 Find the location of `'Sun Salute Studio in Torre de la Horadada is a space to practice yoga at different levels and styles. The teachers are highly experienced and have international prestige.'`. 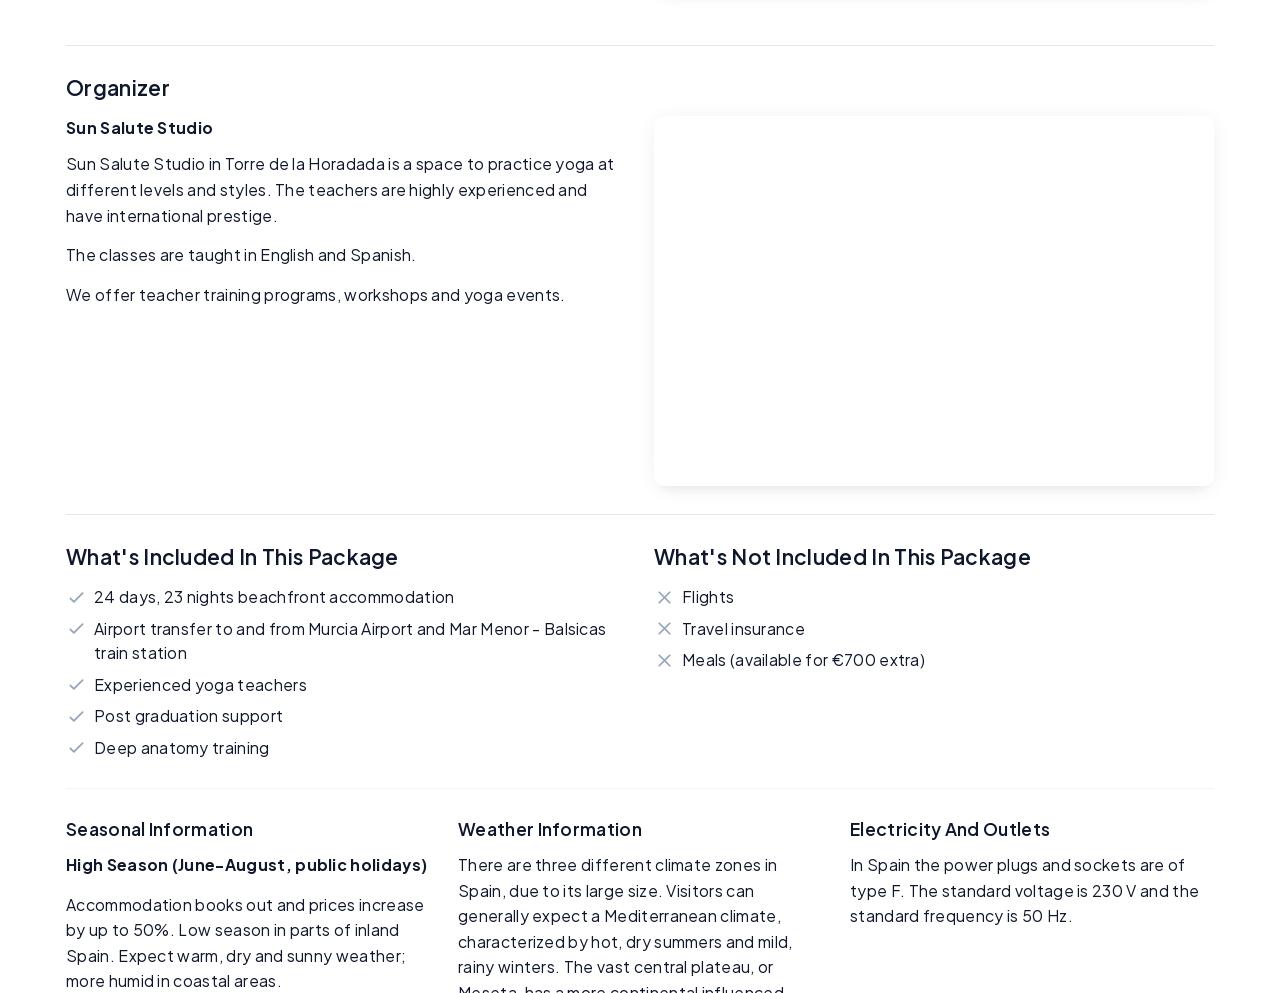

'Sun Salute Studio in Torre de la Horadada is a space to practice yoga at different levels and styles. The teachers are highly experienced and have international prestige.' is located at coordinates (66, 187).